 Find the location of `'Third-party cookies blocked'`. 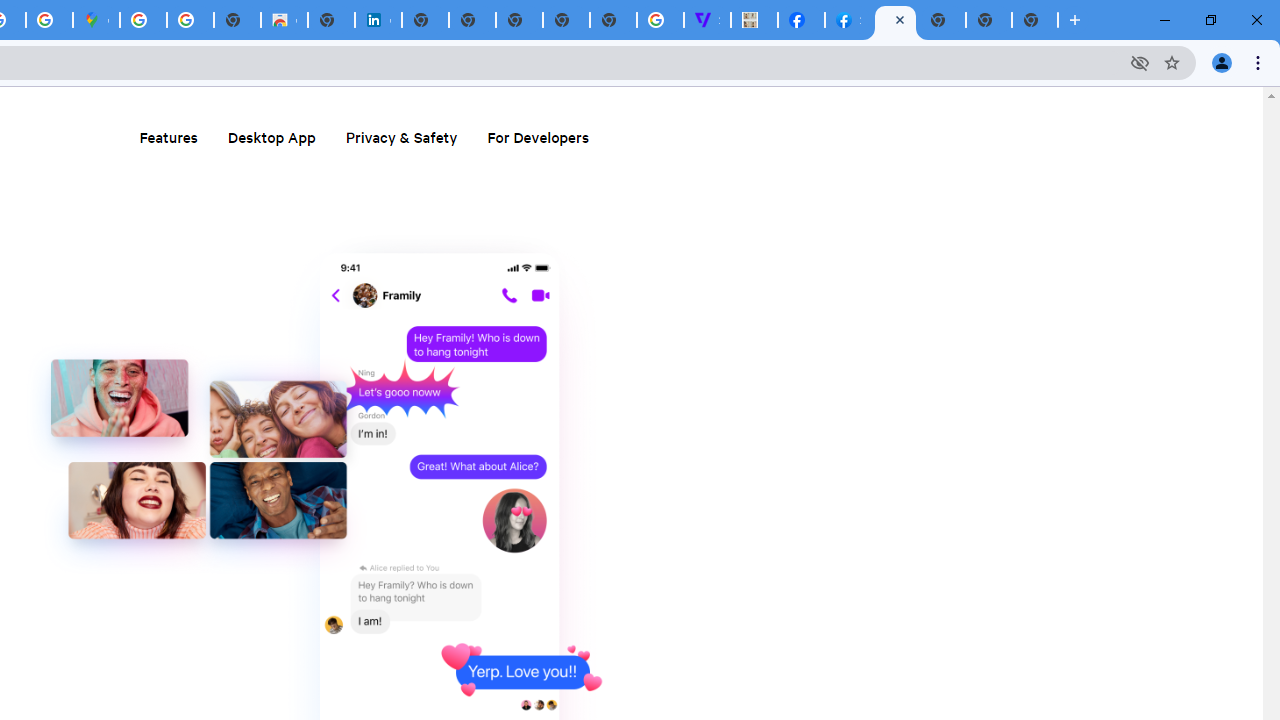

'Third-party cookies blocked' is located at coordinates (1139, 61).